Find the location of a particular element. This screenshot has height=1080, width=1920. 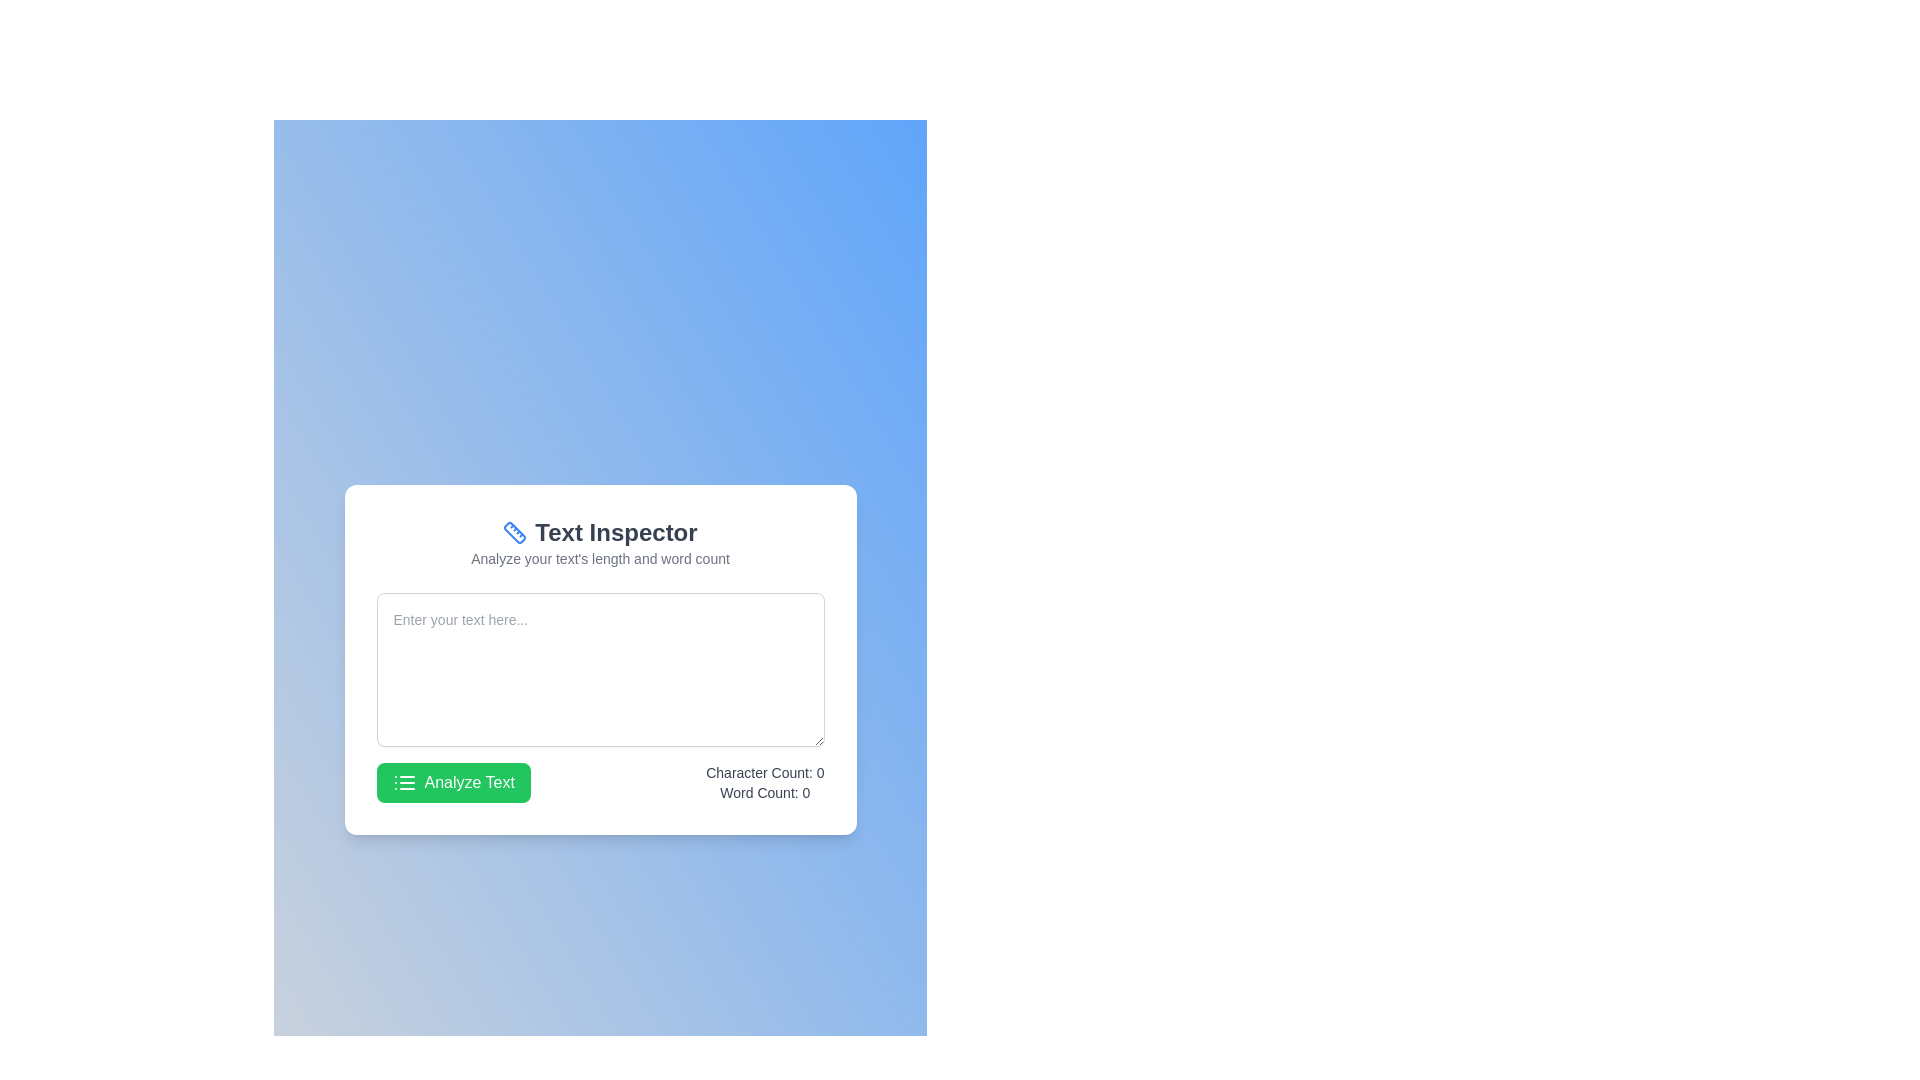

the main title Text Label for the text analysis interface, which is located at the top-center of the card interface is located at coordinates (599, 531).